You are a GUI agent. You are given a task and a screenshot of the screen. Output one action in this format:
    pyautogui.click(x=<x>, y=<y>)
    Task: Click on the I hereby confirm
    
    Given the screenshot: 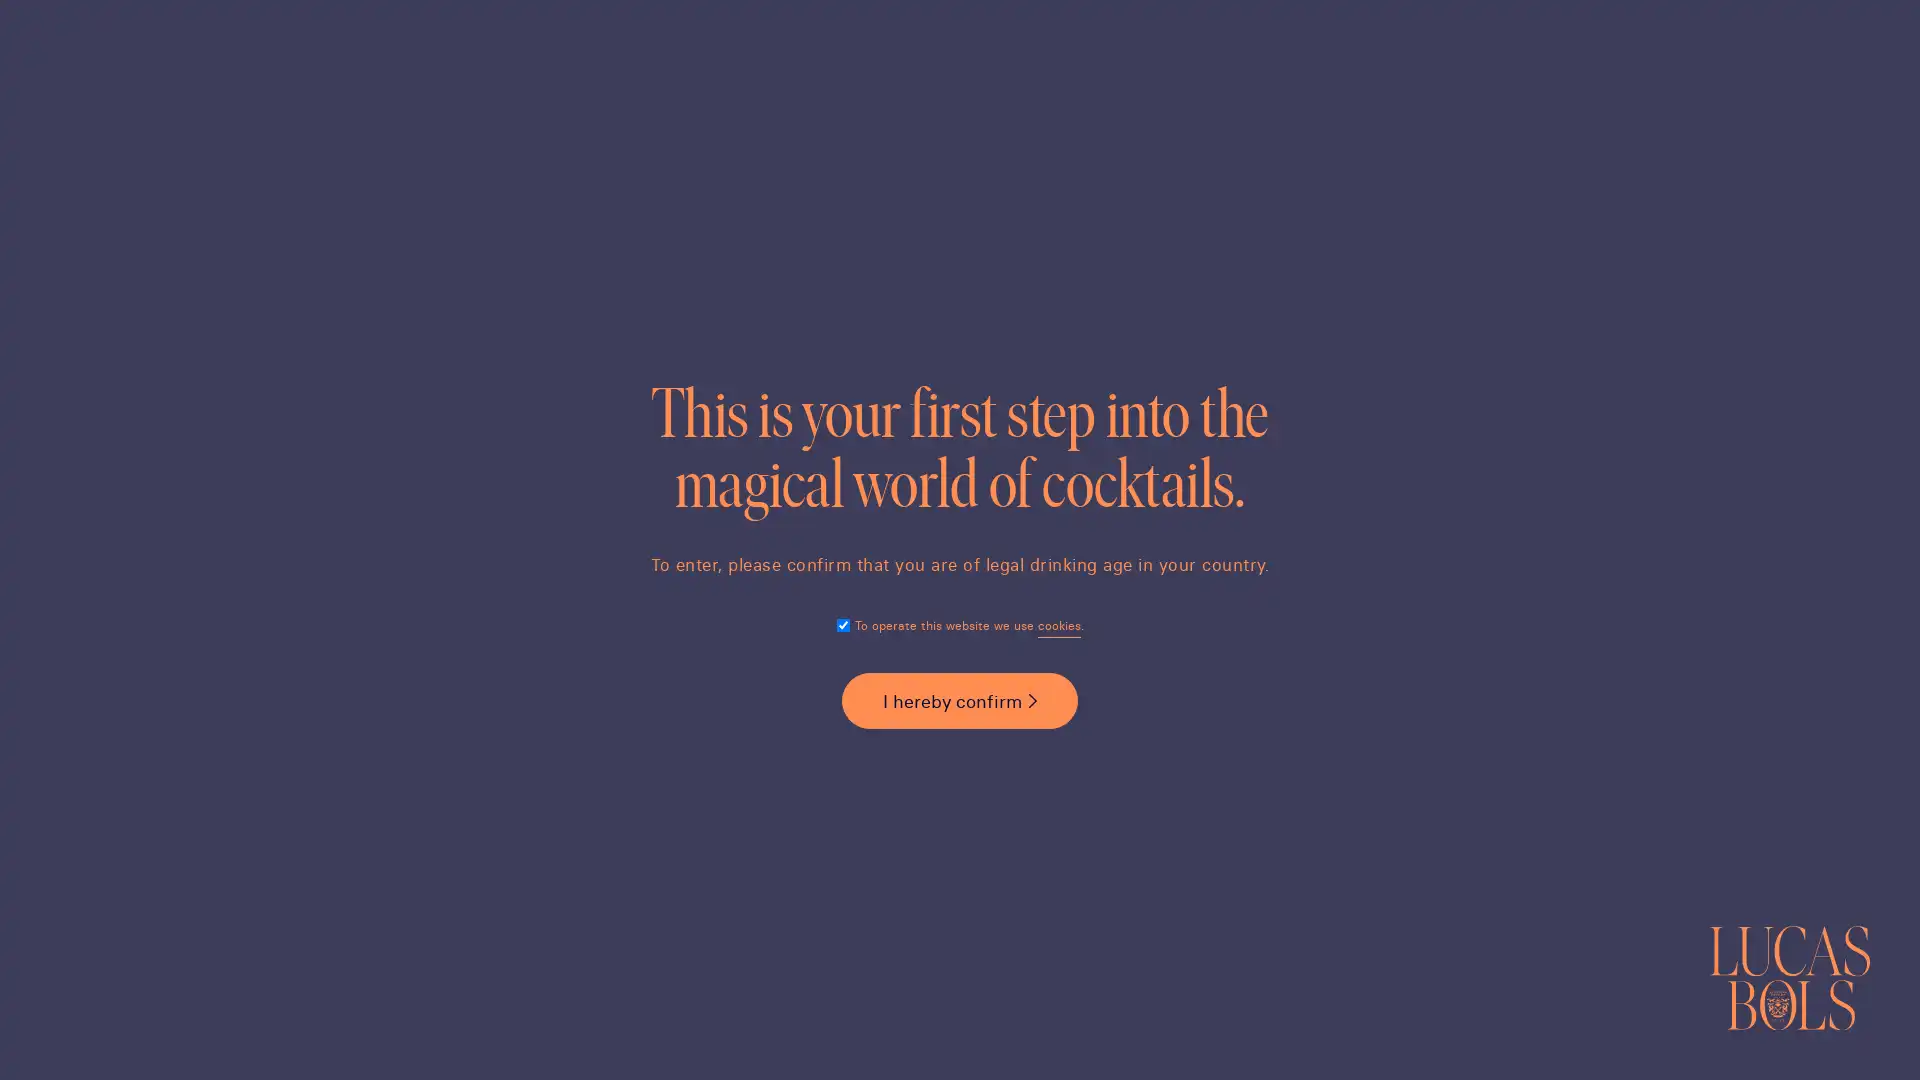 What is the action you would take?
    pyautogui.click(x=960, y=700)
    